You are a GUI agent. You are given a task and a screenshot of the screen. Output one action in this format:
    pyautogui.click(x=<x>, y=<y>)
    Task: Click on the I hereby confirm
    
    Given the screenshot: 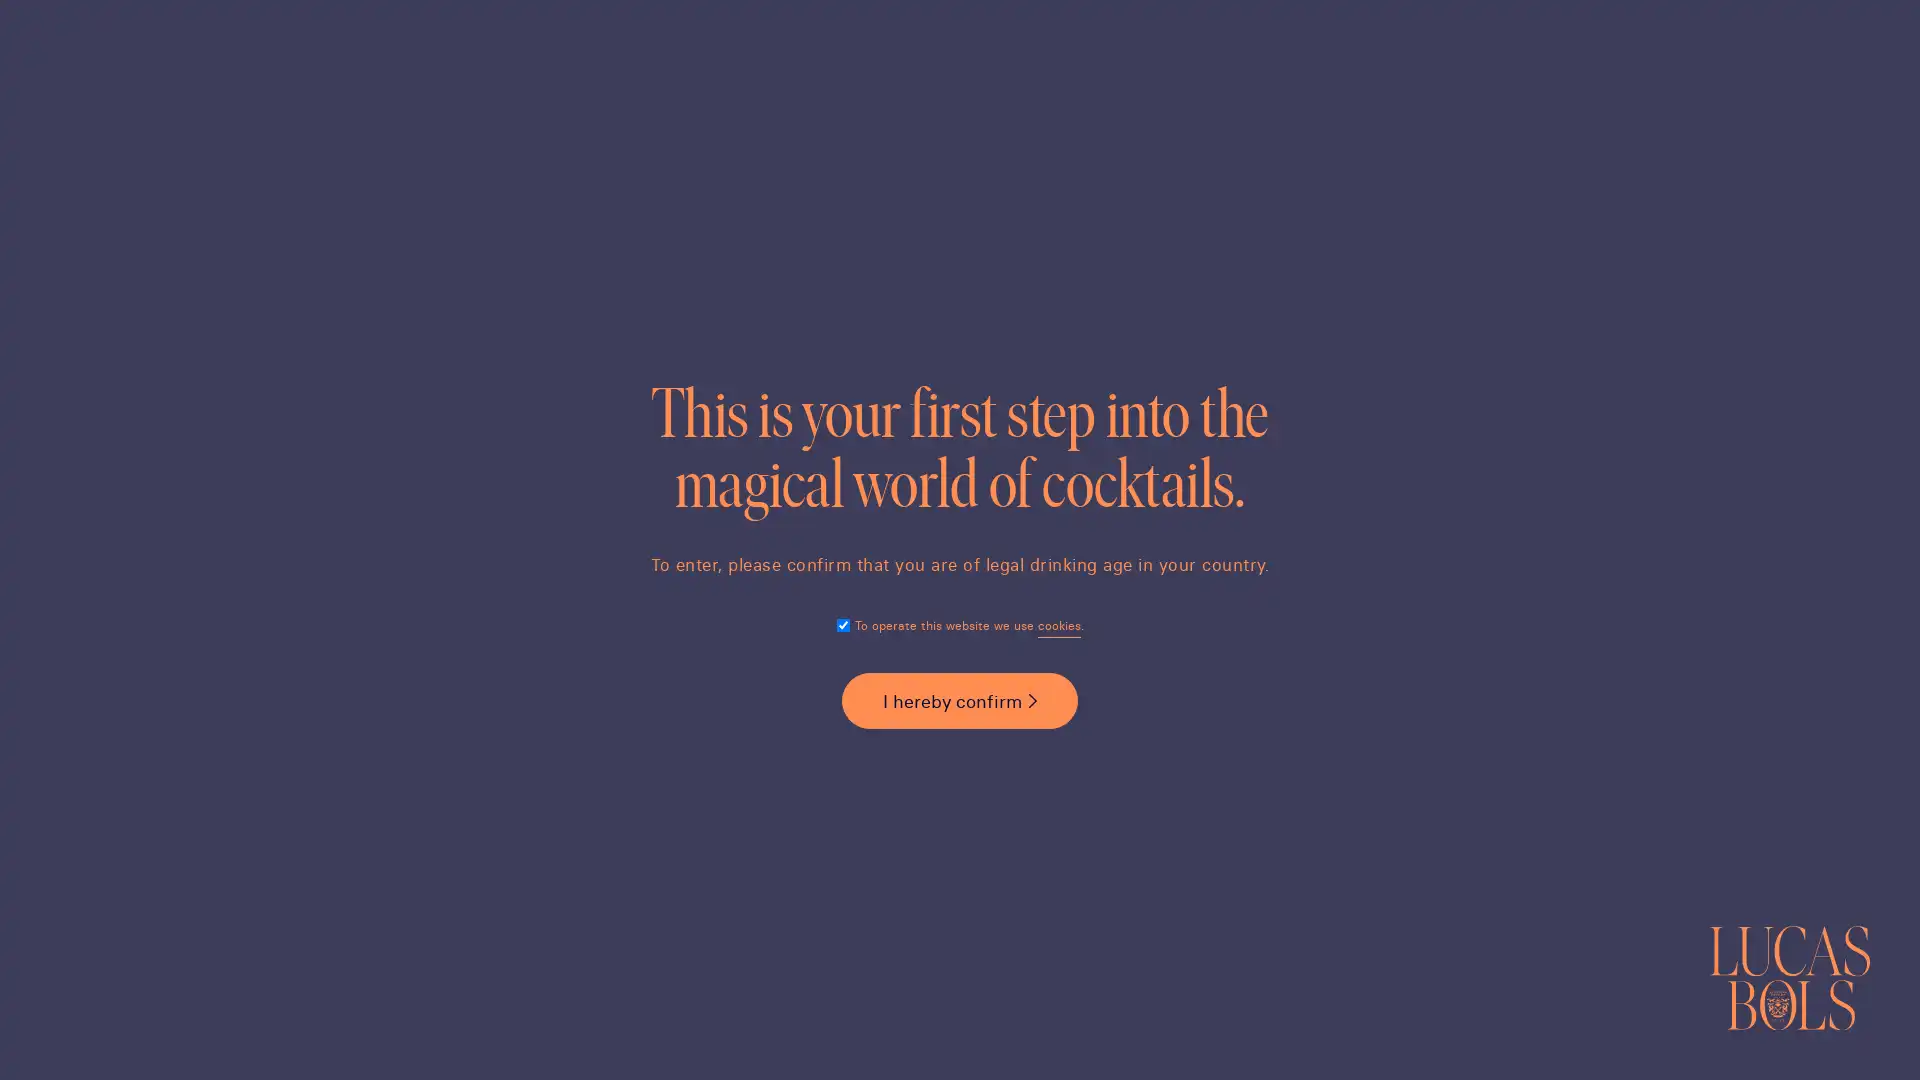 What is the action you would take?
    pyautogui.click(x=960, y=700)
    